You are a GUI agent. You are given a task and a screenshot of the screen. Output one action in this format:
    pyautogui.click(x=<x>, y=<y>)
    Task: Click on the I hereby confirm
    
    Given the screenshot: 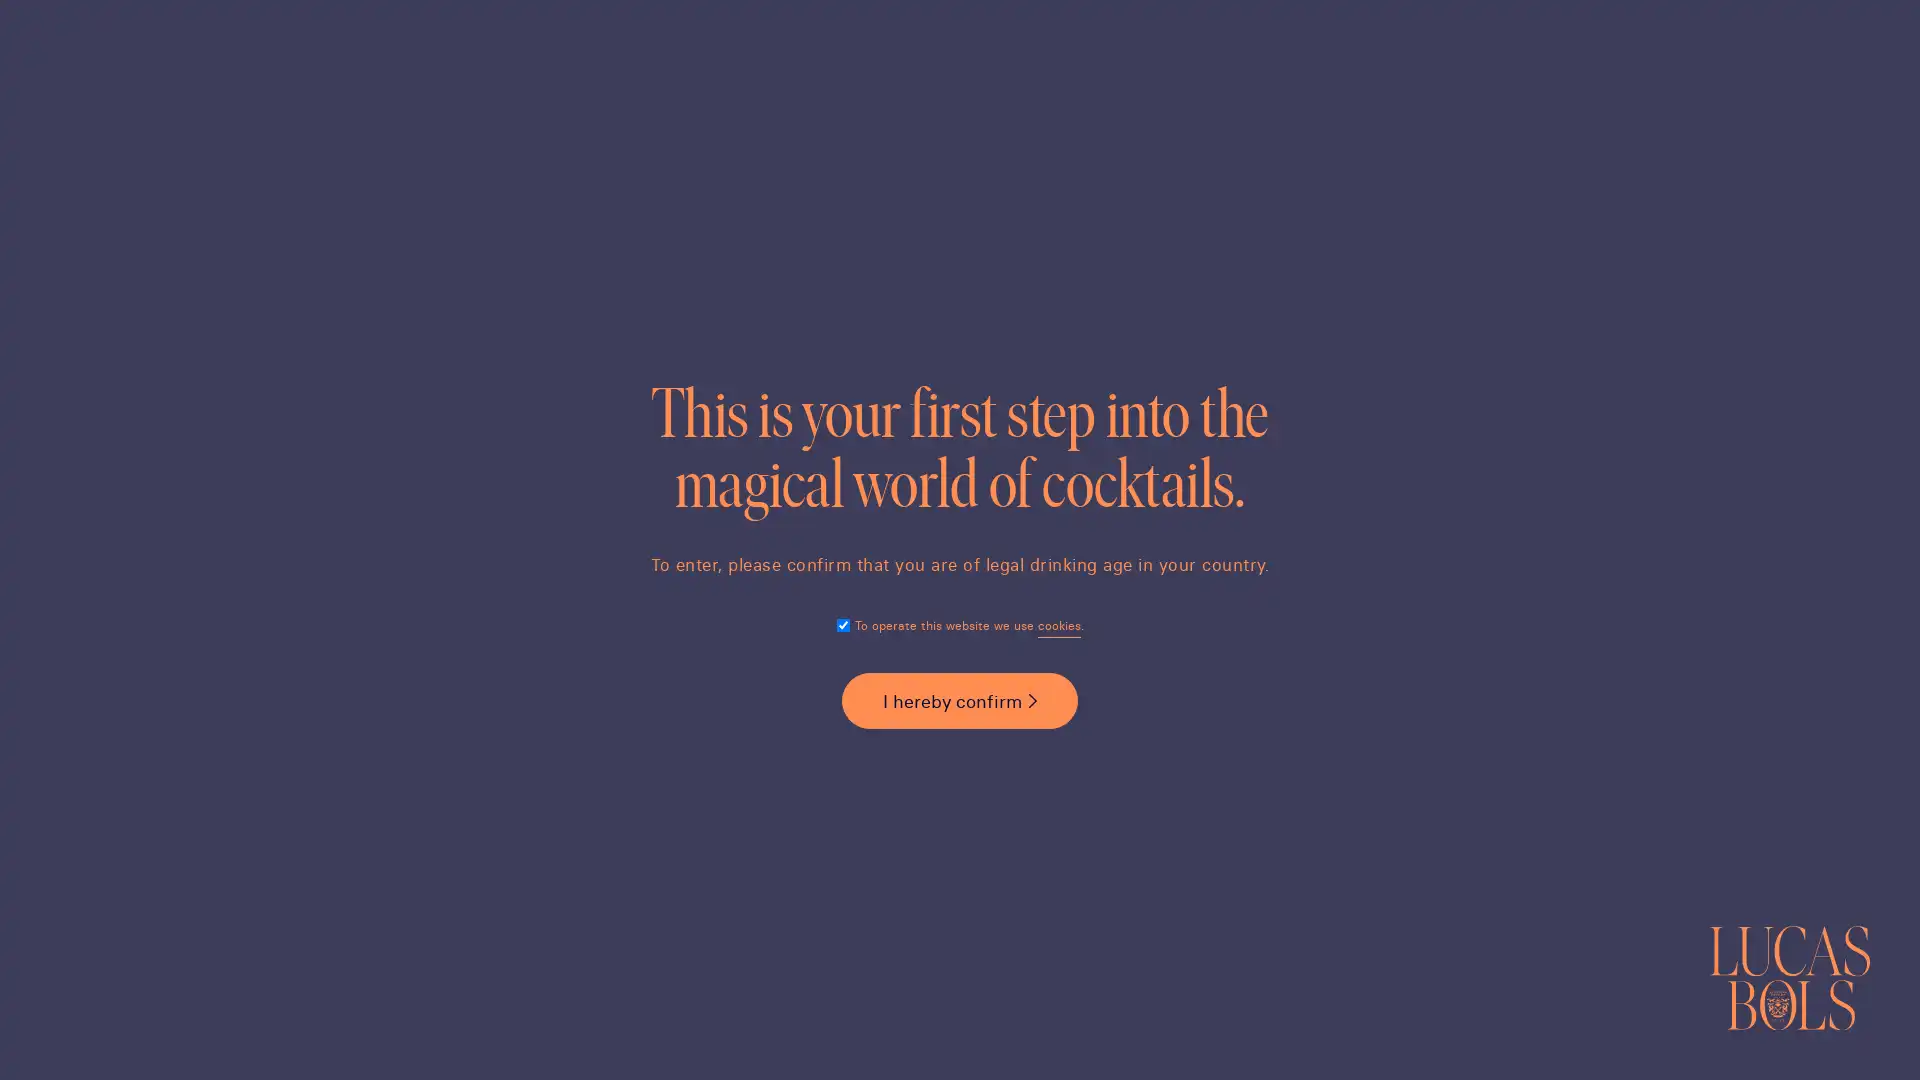 What is the action you would take?
    pyautogui.click(x=960, y=700)
    